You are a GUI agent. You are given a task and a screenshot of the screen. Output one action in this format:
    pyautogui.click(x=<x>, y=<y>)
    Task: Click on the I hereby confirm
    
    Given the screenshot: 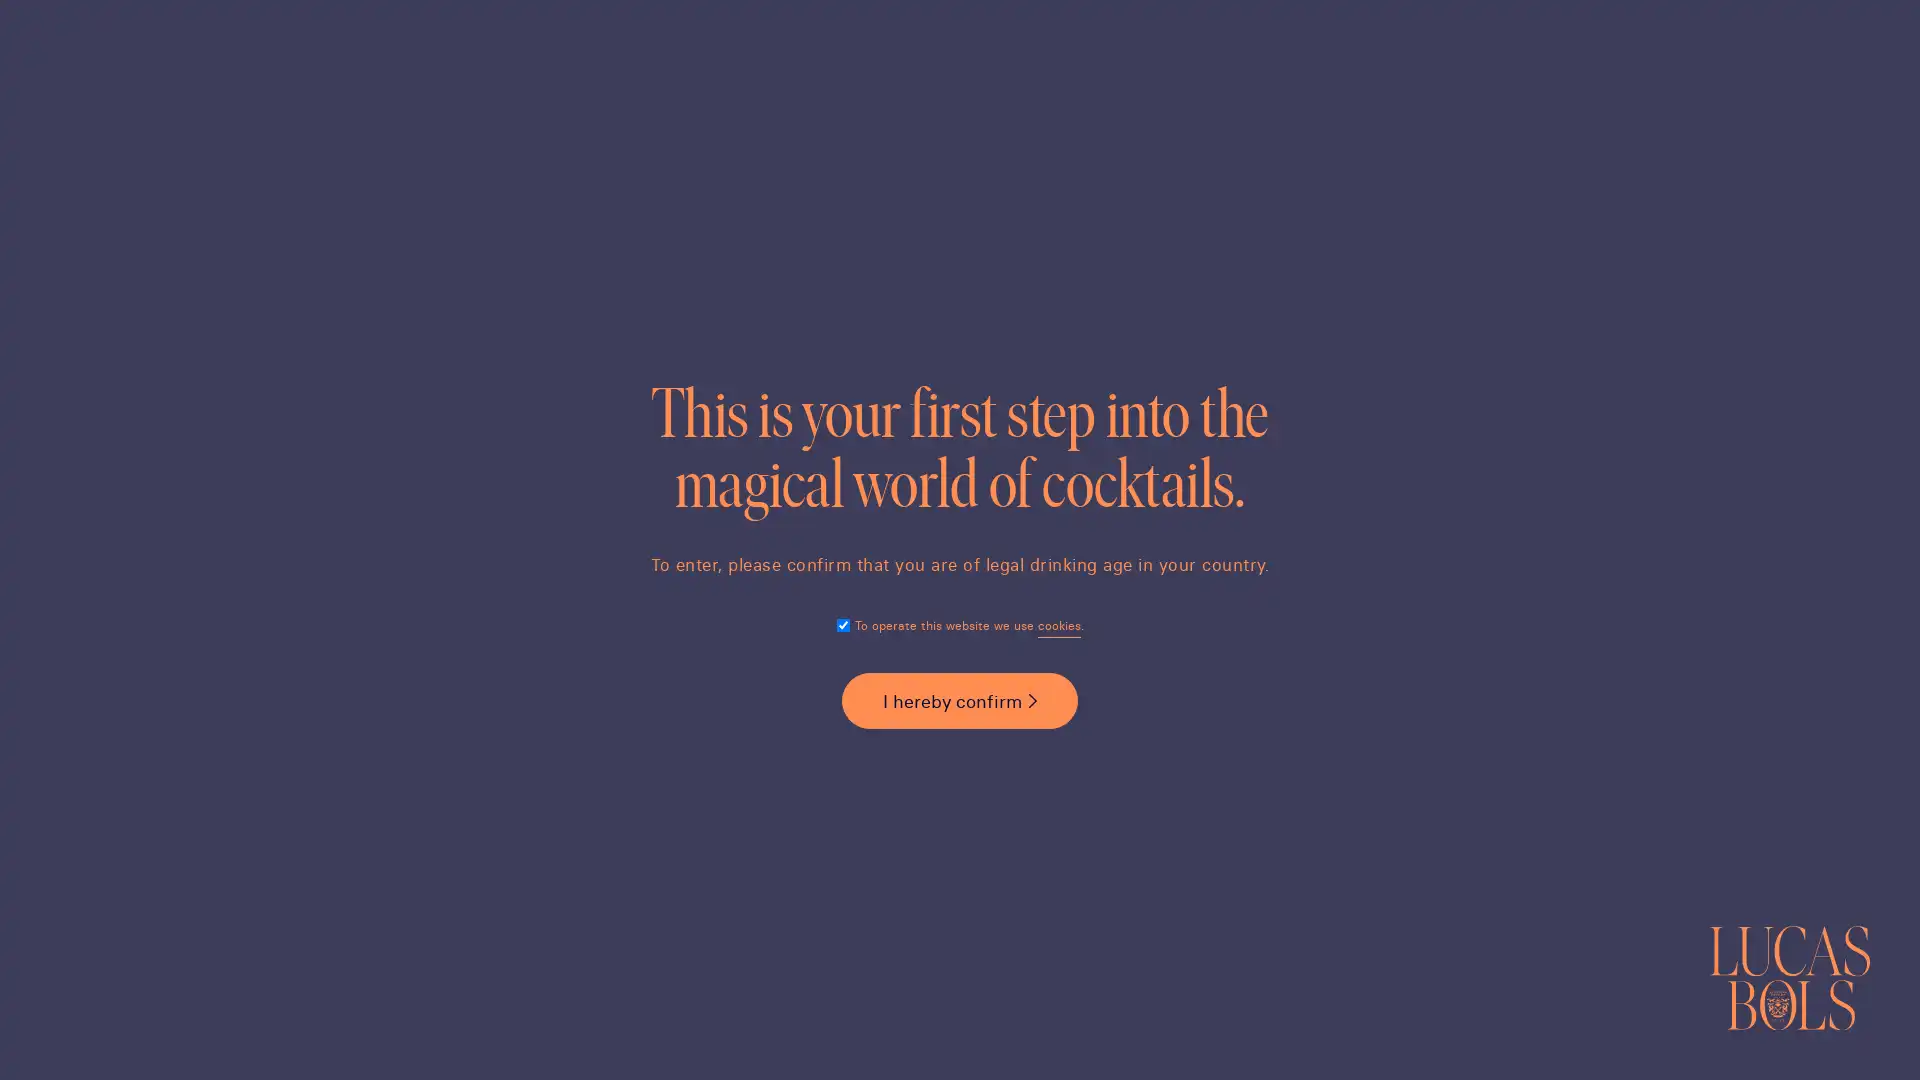 What is the action you would take?
    pyautogui.click(x=960, y=700)
    